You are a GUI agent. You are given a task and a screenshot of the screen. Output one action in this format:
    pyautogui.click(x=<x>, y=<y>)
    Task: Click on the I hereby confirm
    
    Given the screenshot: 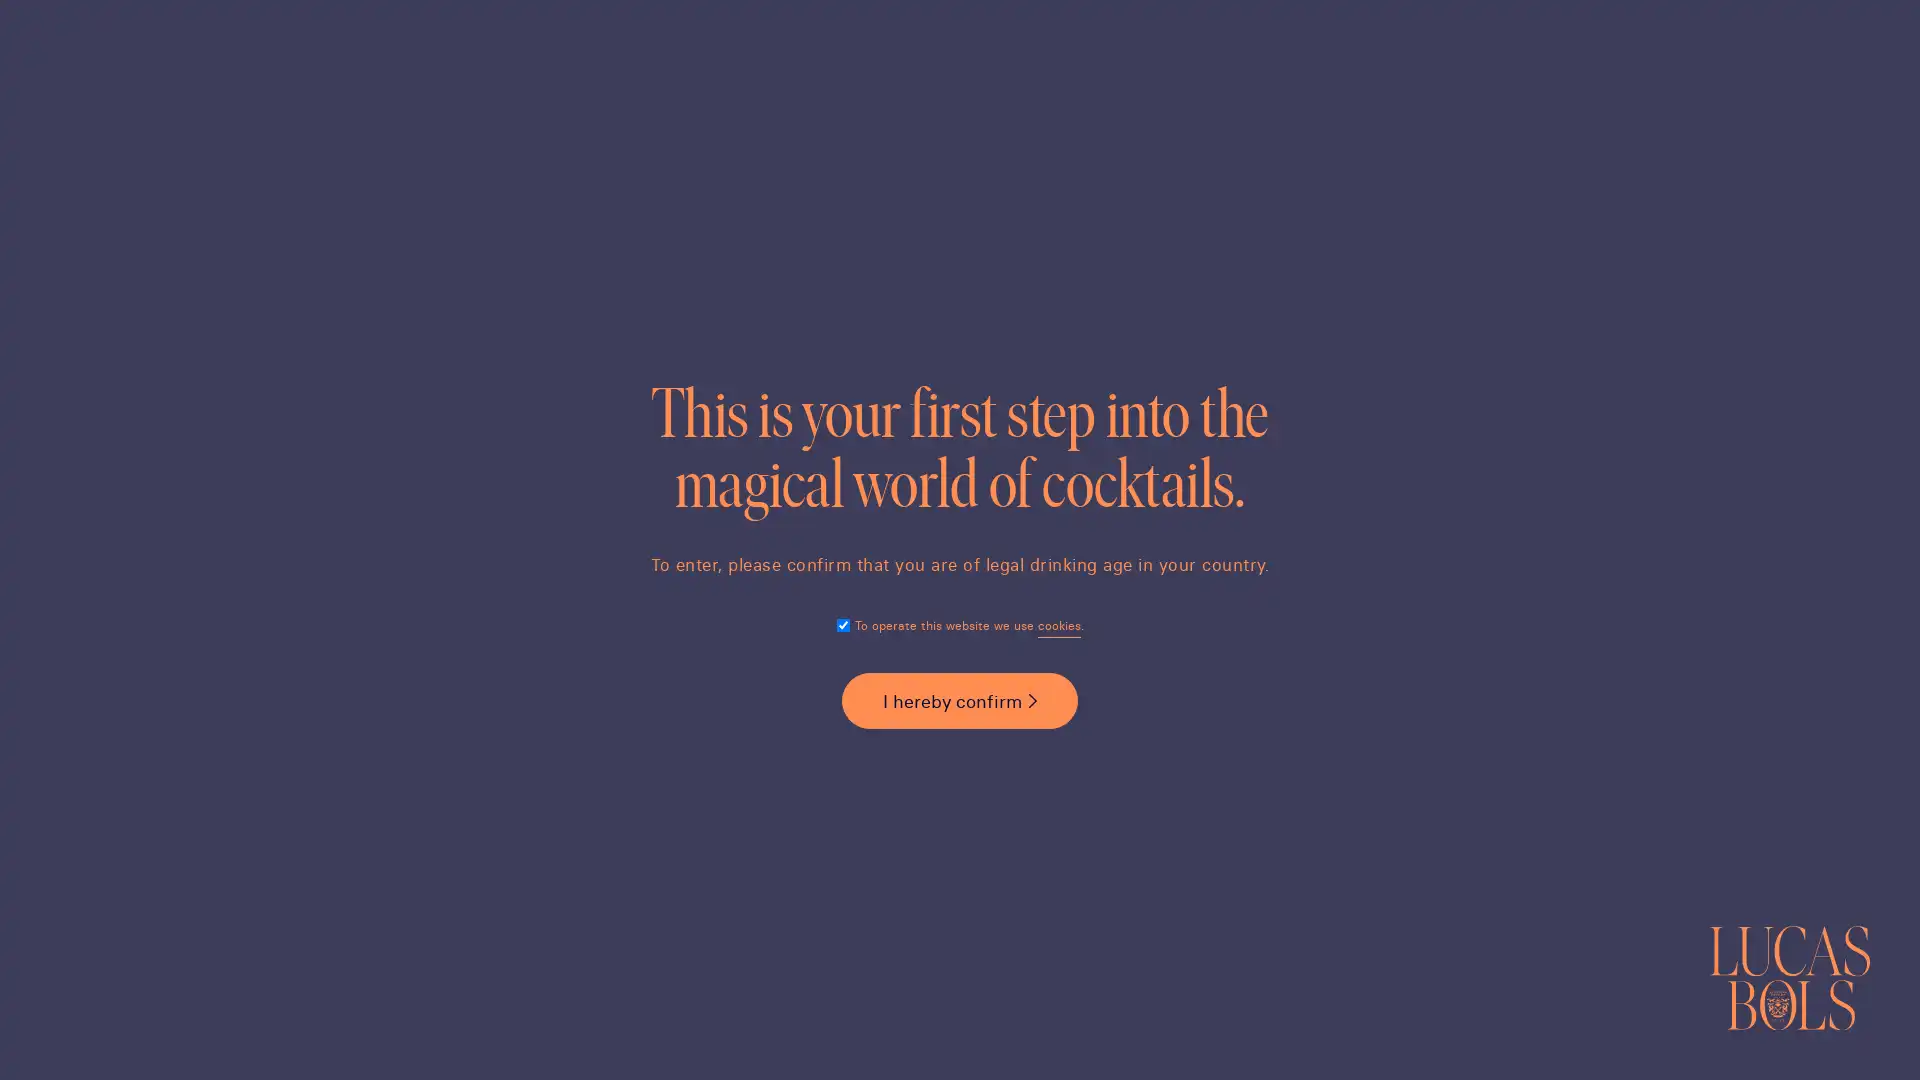 What is the action you would take?
    pyautogui.click(x=960, y=700)
    